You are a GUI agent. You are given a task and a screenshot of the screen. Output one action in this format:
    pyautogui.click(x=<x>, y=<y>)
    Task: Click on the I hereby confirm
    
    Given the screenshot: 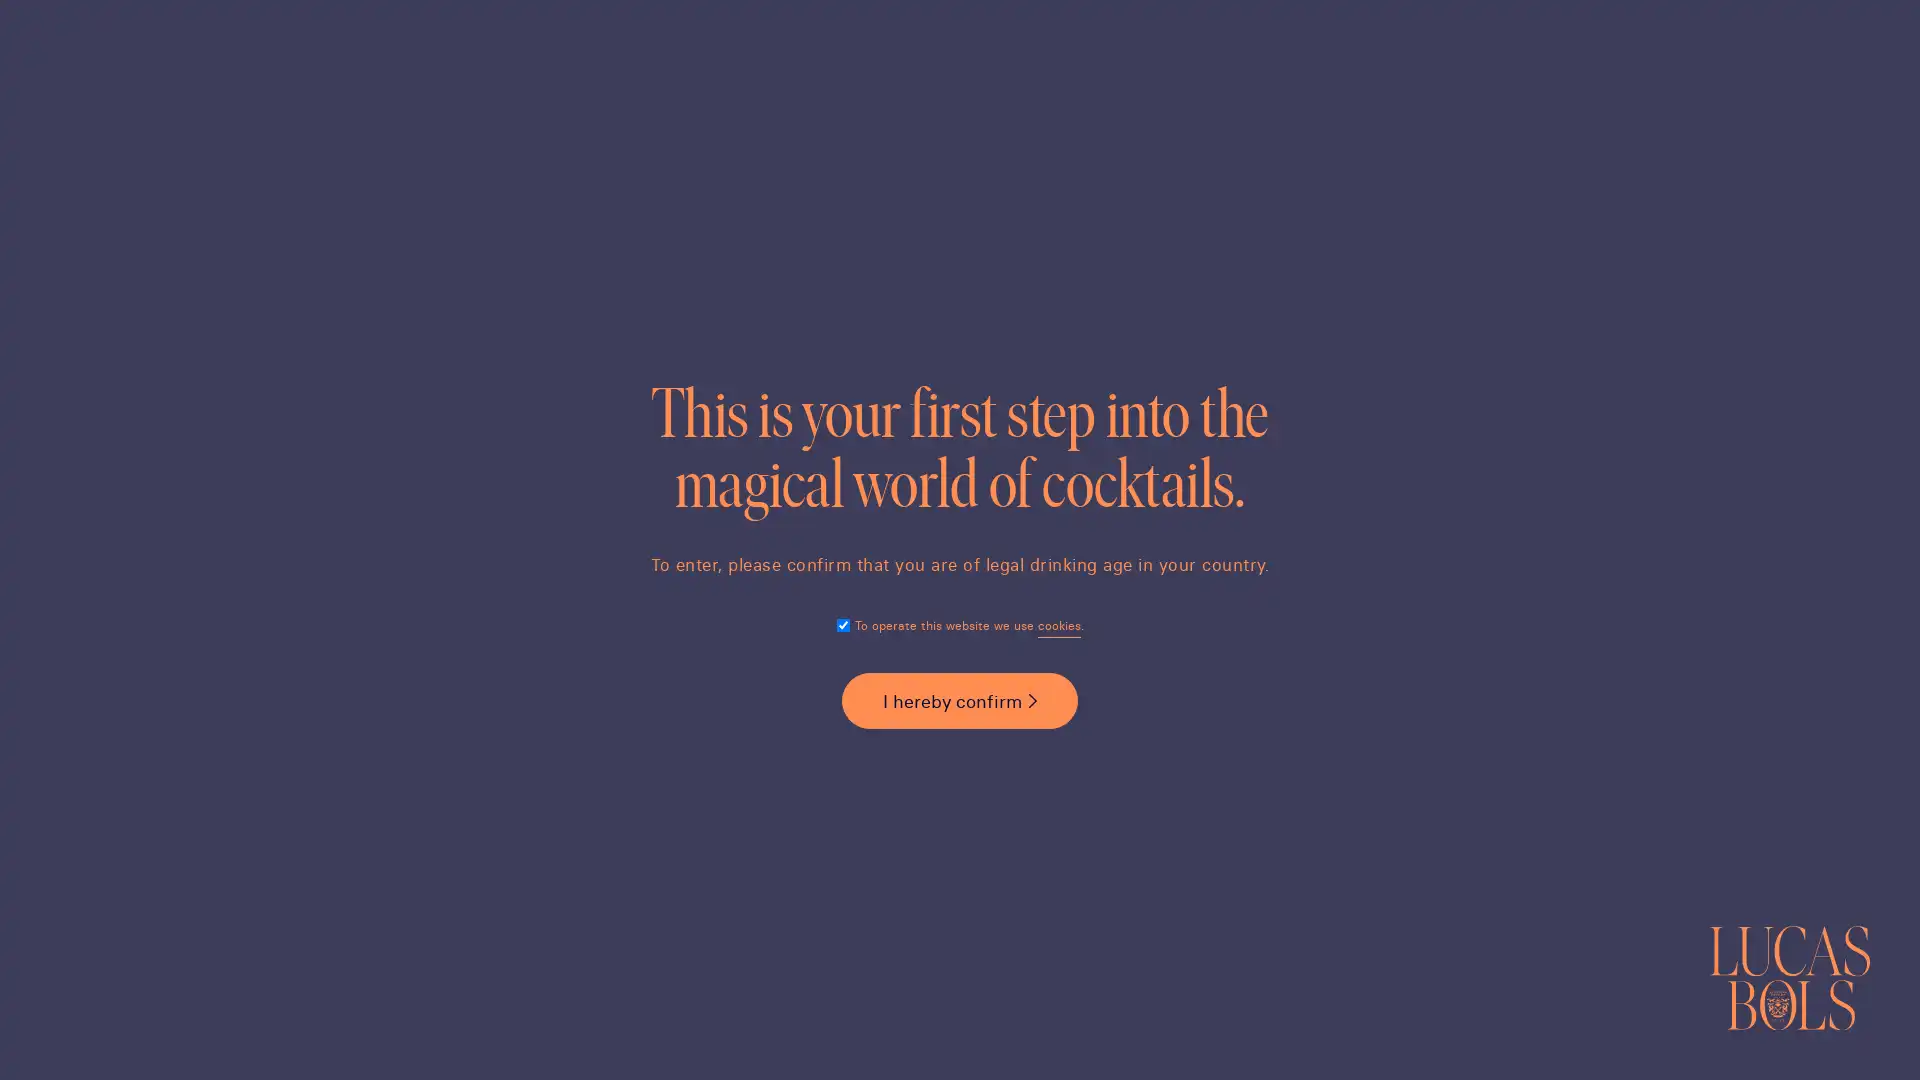 What is the action you would take?
    pyautogui.click(x=960, y=700)
    